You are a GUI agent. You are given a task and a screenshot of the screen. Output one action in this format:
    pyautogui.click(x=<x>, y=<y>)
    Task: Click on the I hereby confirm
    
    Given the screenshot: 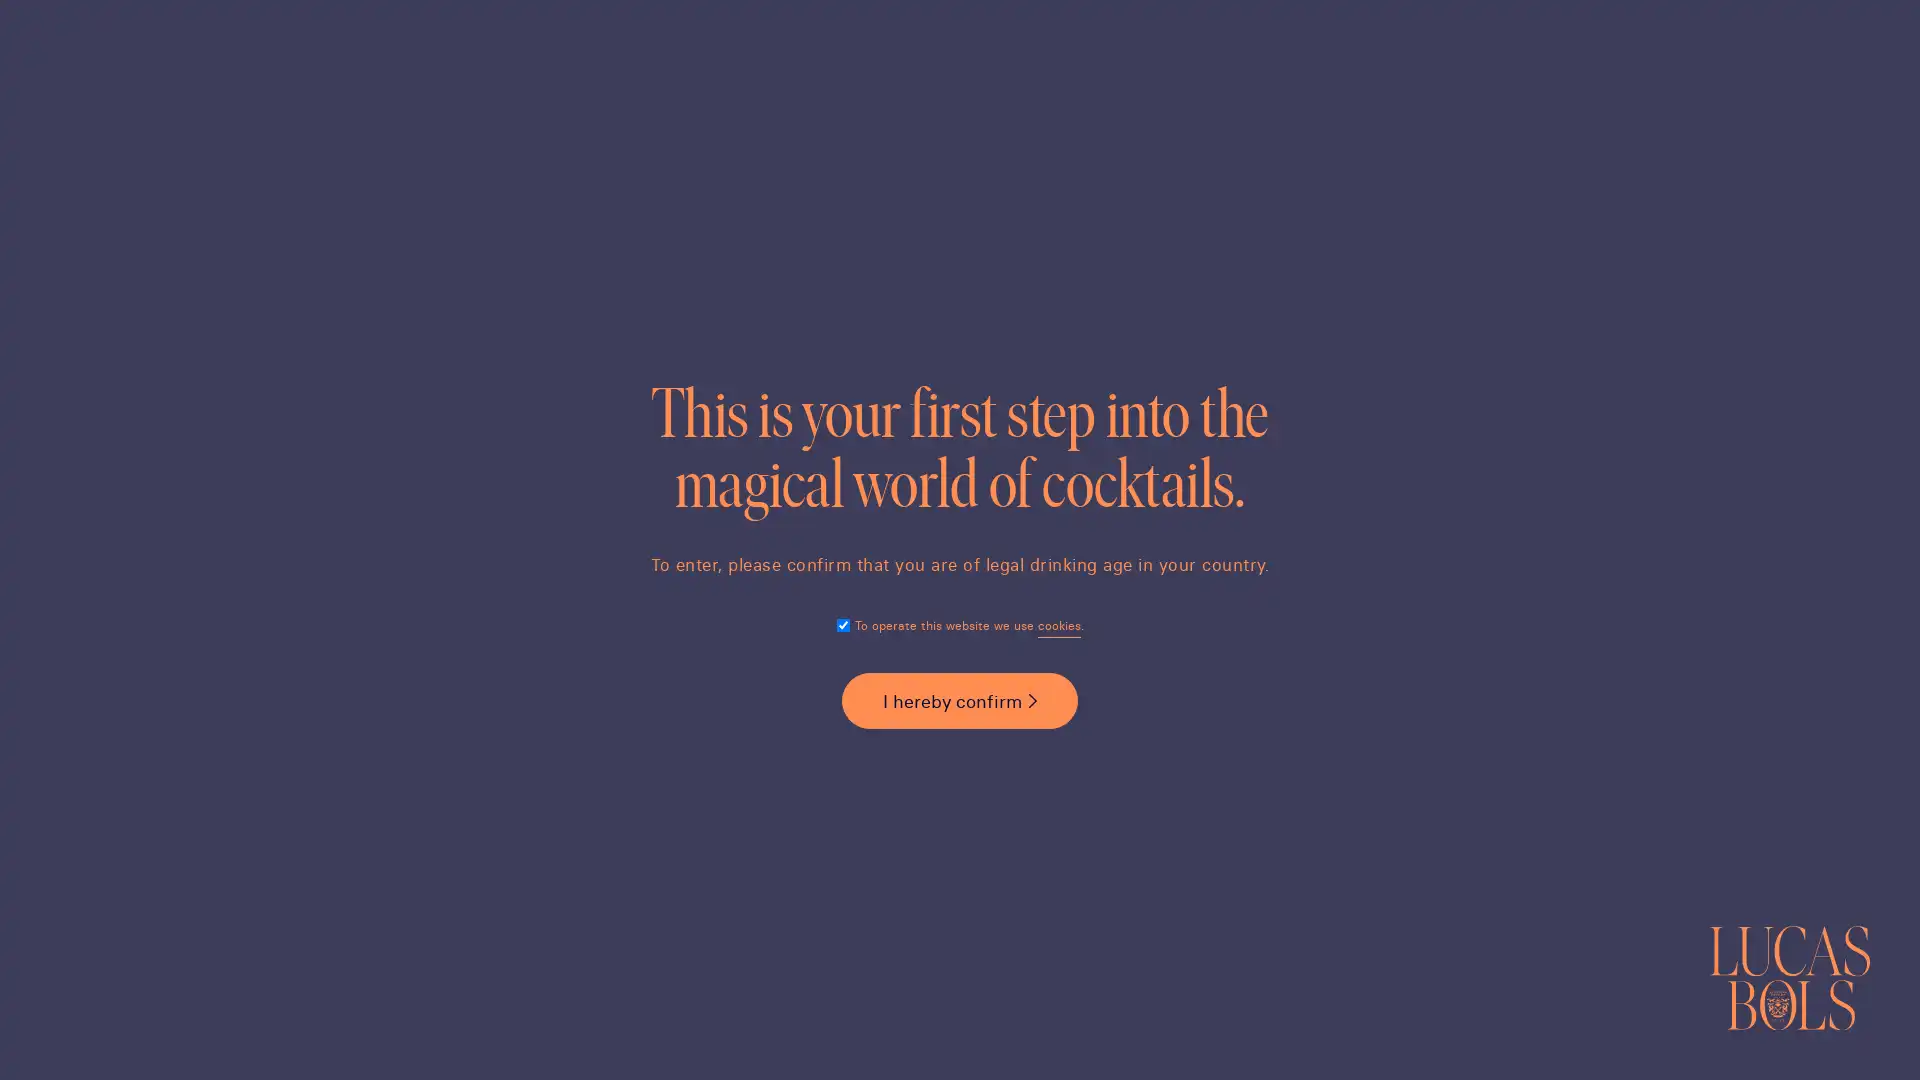 What is the action you would take?
    pyautogui.click(x=960, y=700)
    